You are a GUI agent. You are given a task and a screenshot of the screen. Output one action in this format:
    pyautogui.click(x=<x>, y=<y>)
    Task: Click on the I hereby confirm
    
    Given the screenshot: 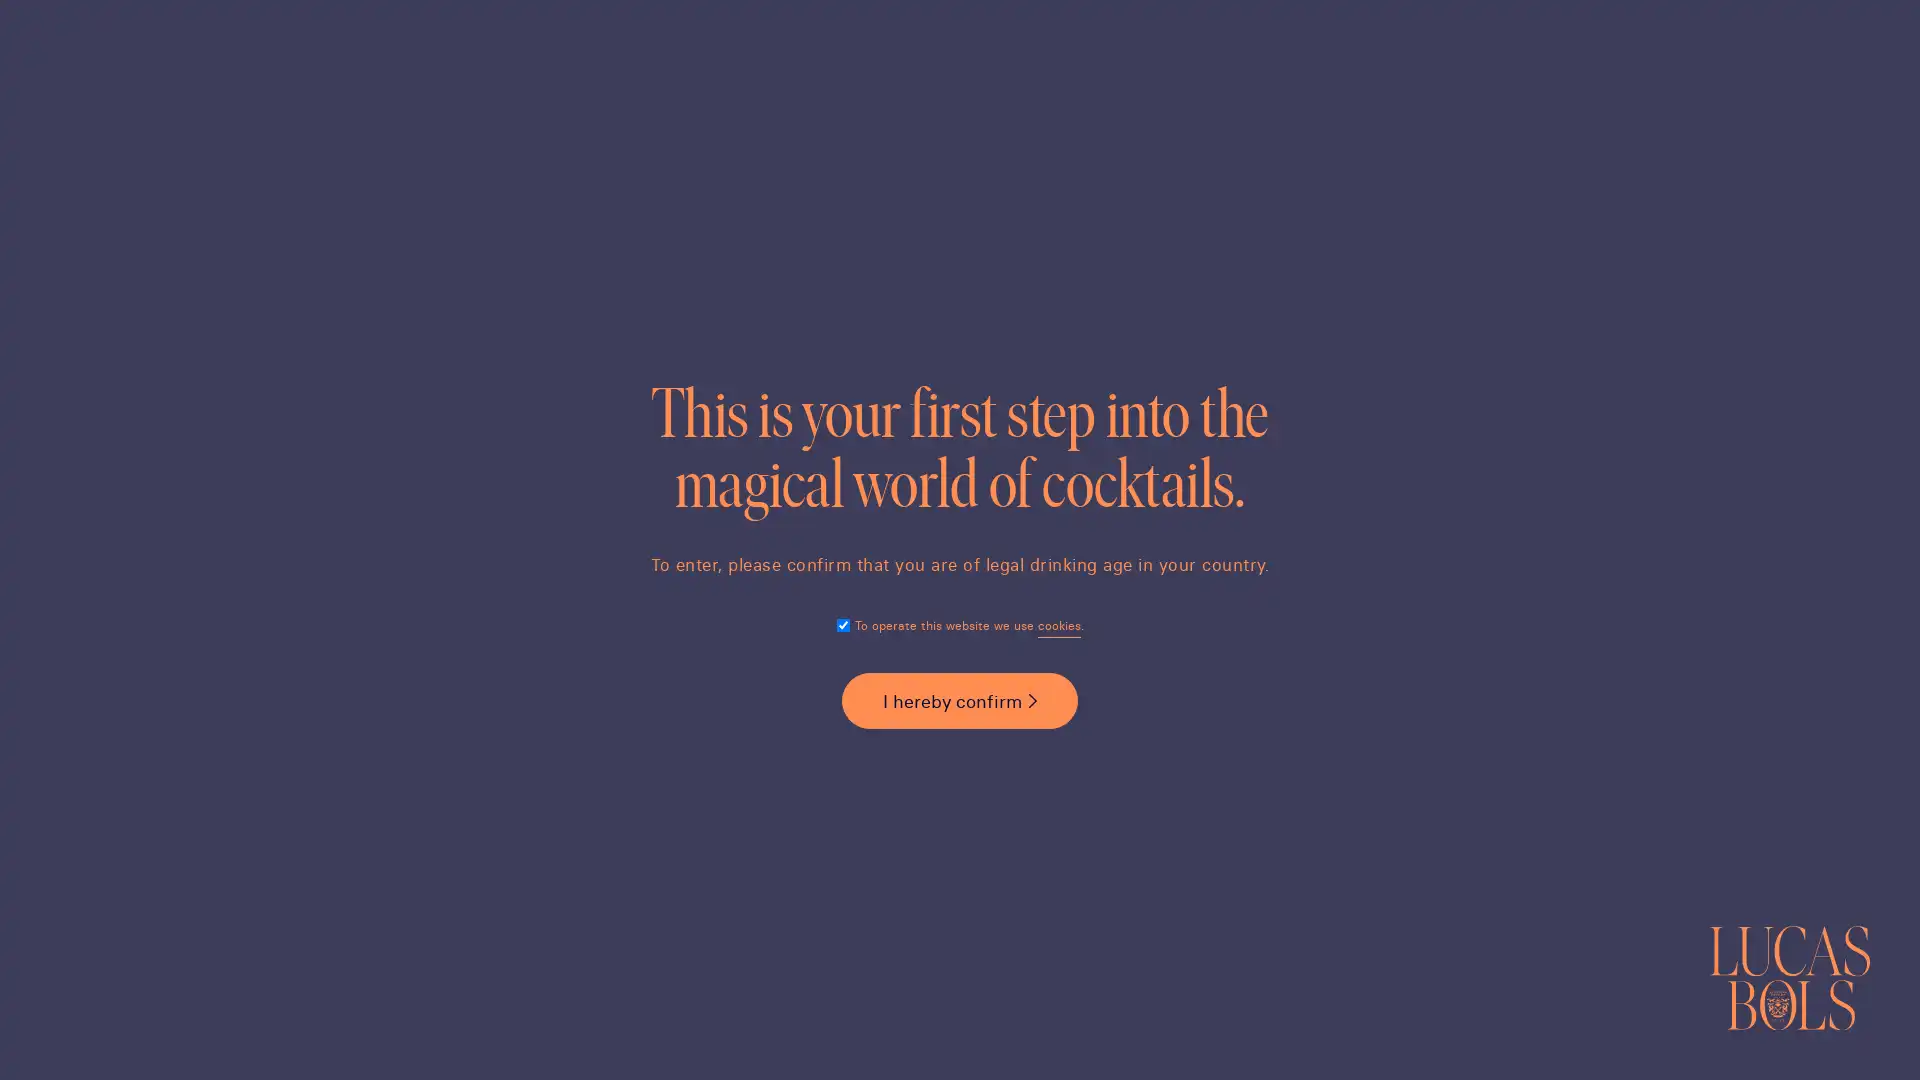 What is the action you would take?
    pyautogui.click(x=960, y=700)
    